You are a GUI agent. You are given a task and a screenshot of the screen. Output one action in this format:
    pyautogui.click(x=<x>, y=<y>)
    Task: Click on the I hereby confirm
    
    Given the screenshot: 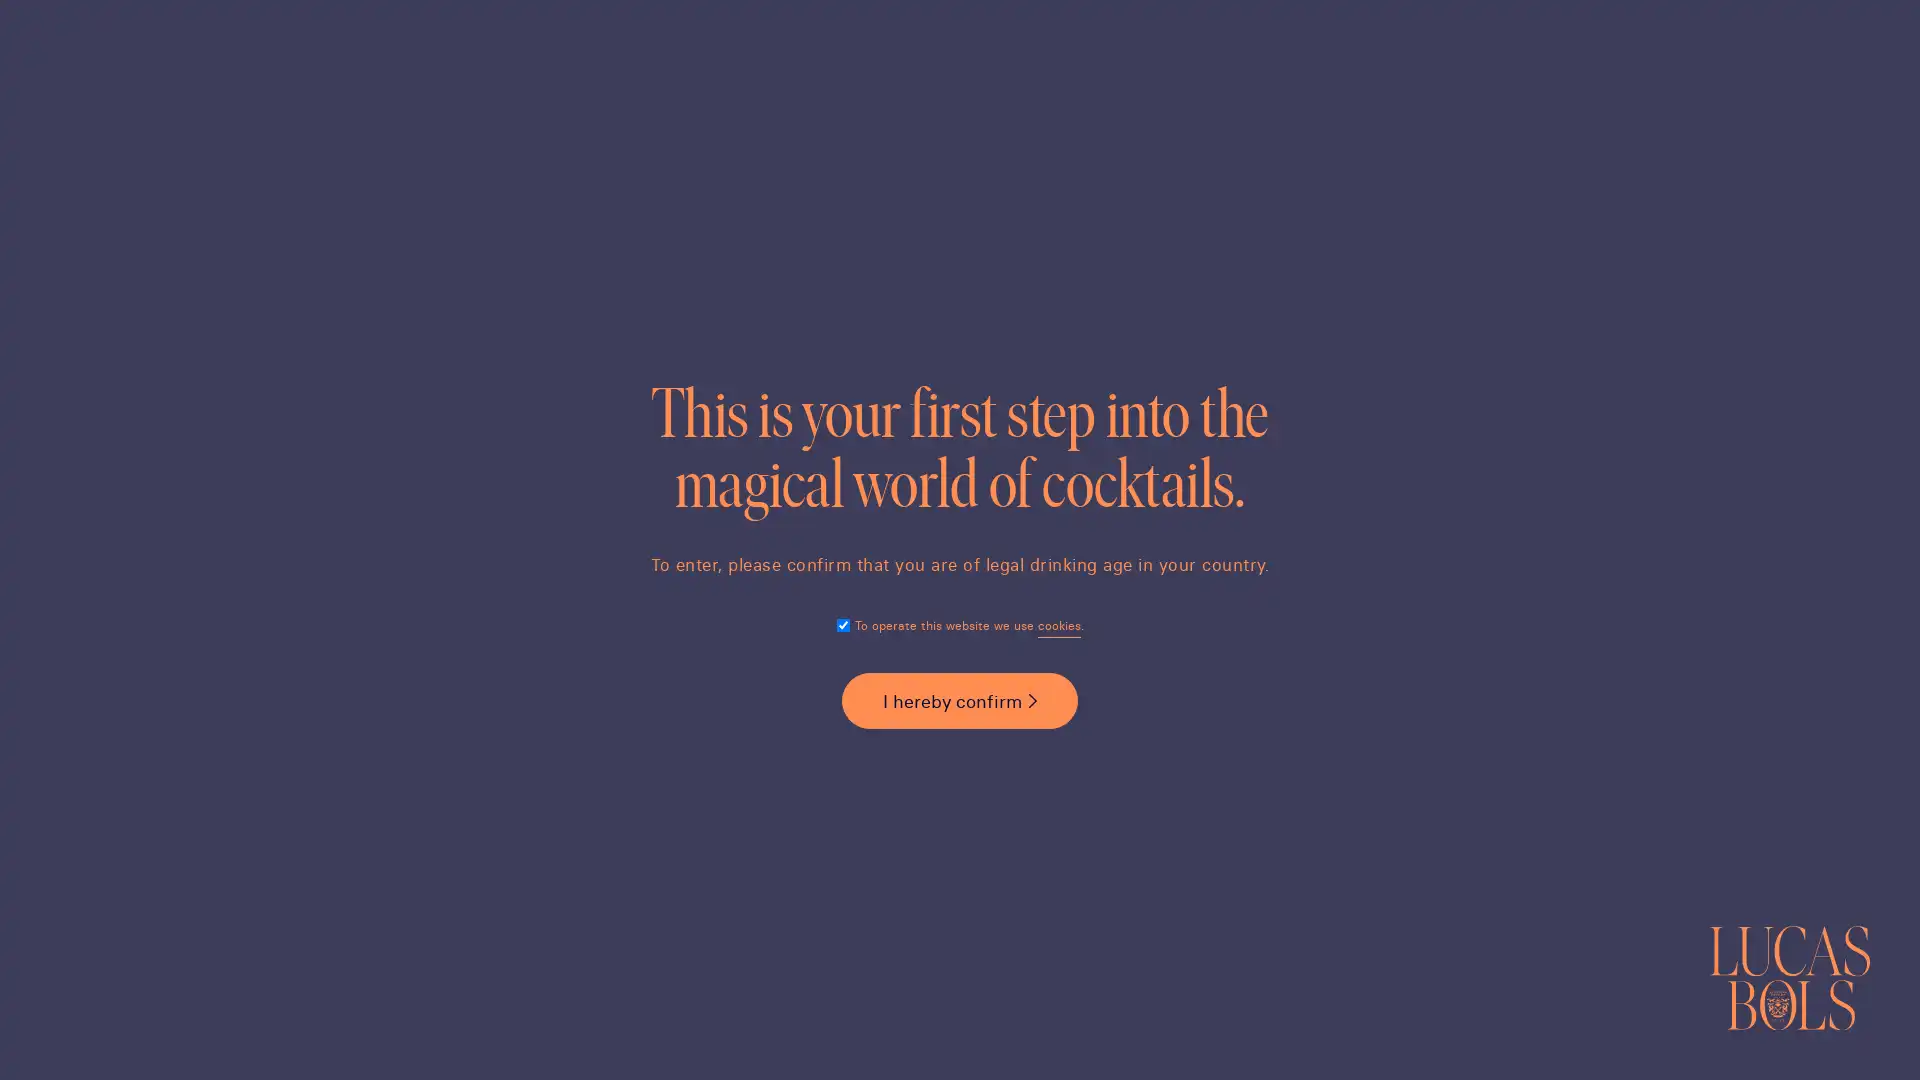 What is the action you would take?
    pyautogui.click(x=960, y=700)
    